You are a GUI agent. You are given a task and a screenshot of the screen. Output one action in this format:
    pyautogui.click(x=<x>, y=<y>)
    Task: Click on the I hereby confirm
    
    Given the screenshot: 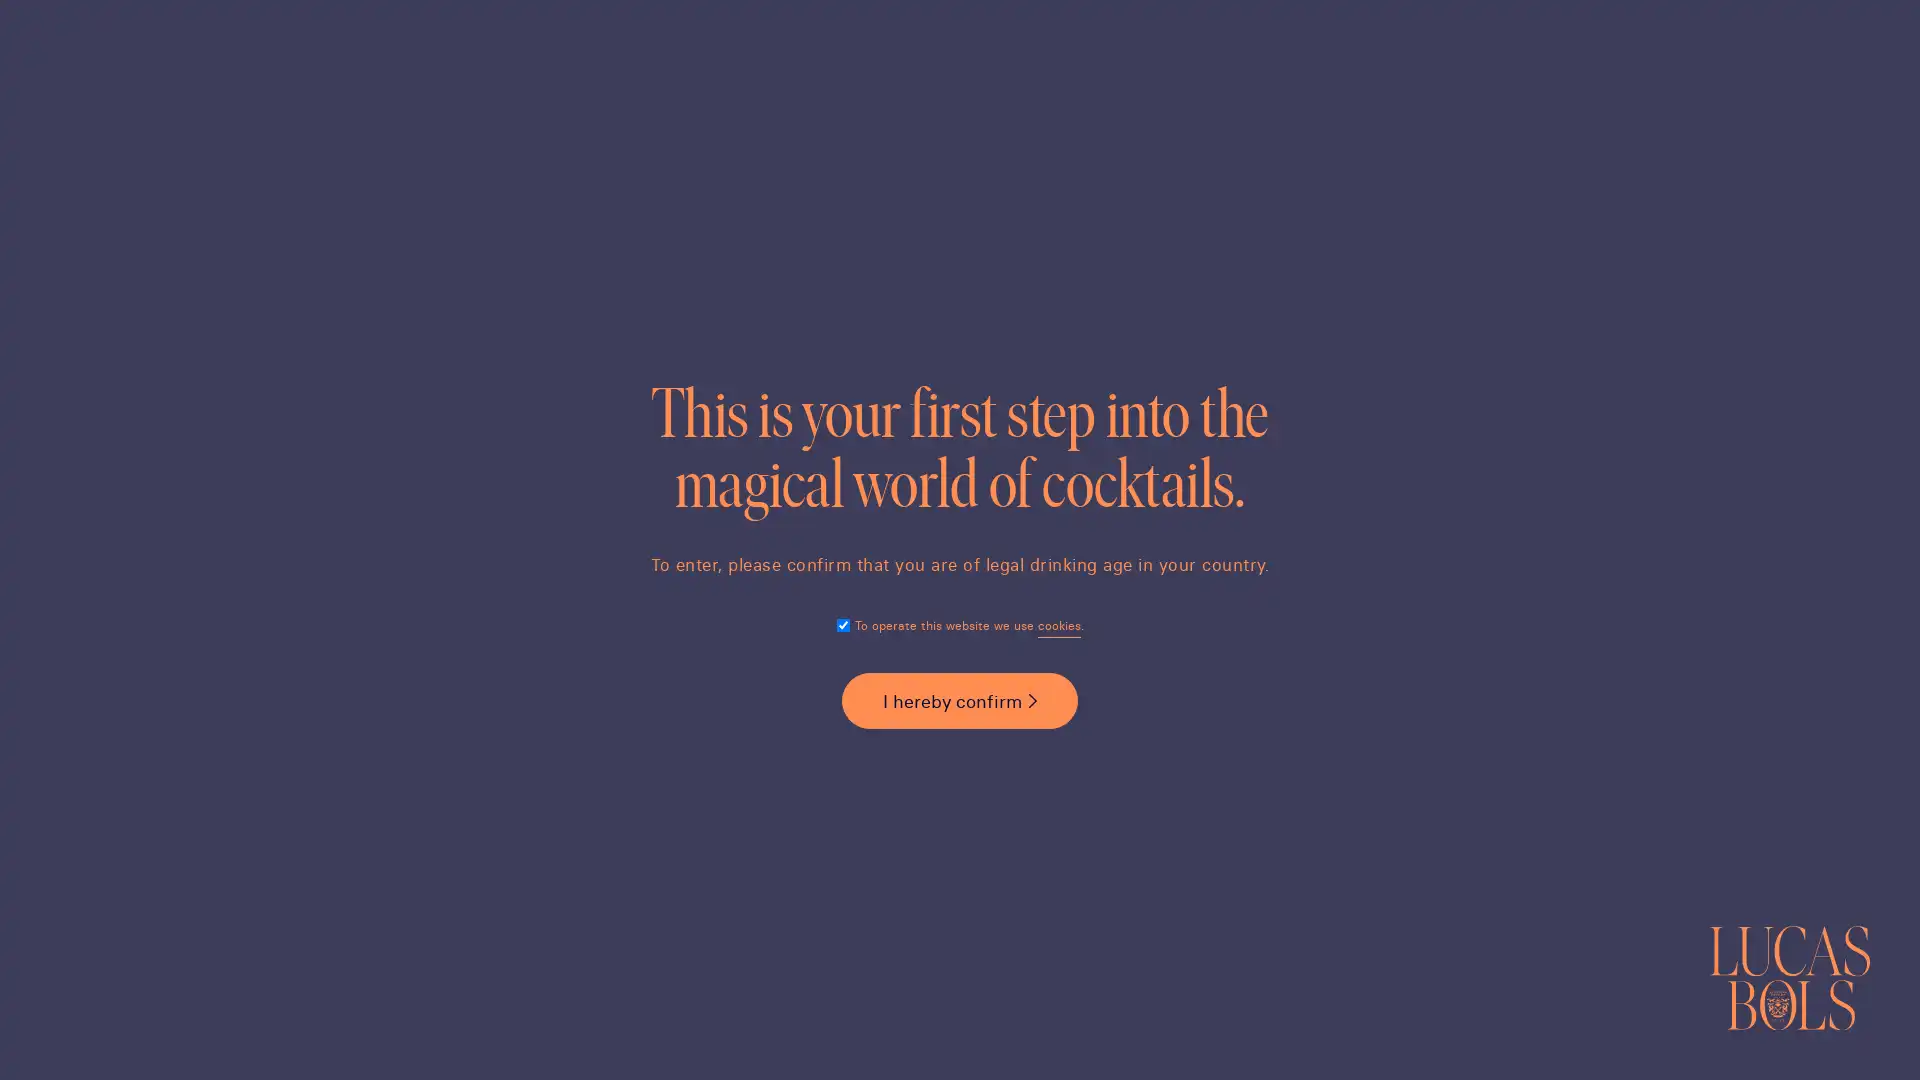 What is the action you would take?
    pyautogui.click(x=960, y=700)
    